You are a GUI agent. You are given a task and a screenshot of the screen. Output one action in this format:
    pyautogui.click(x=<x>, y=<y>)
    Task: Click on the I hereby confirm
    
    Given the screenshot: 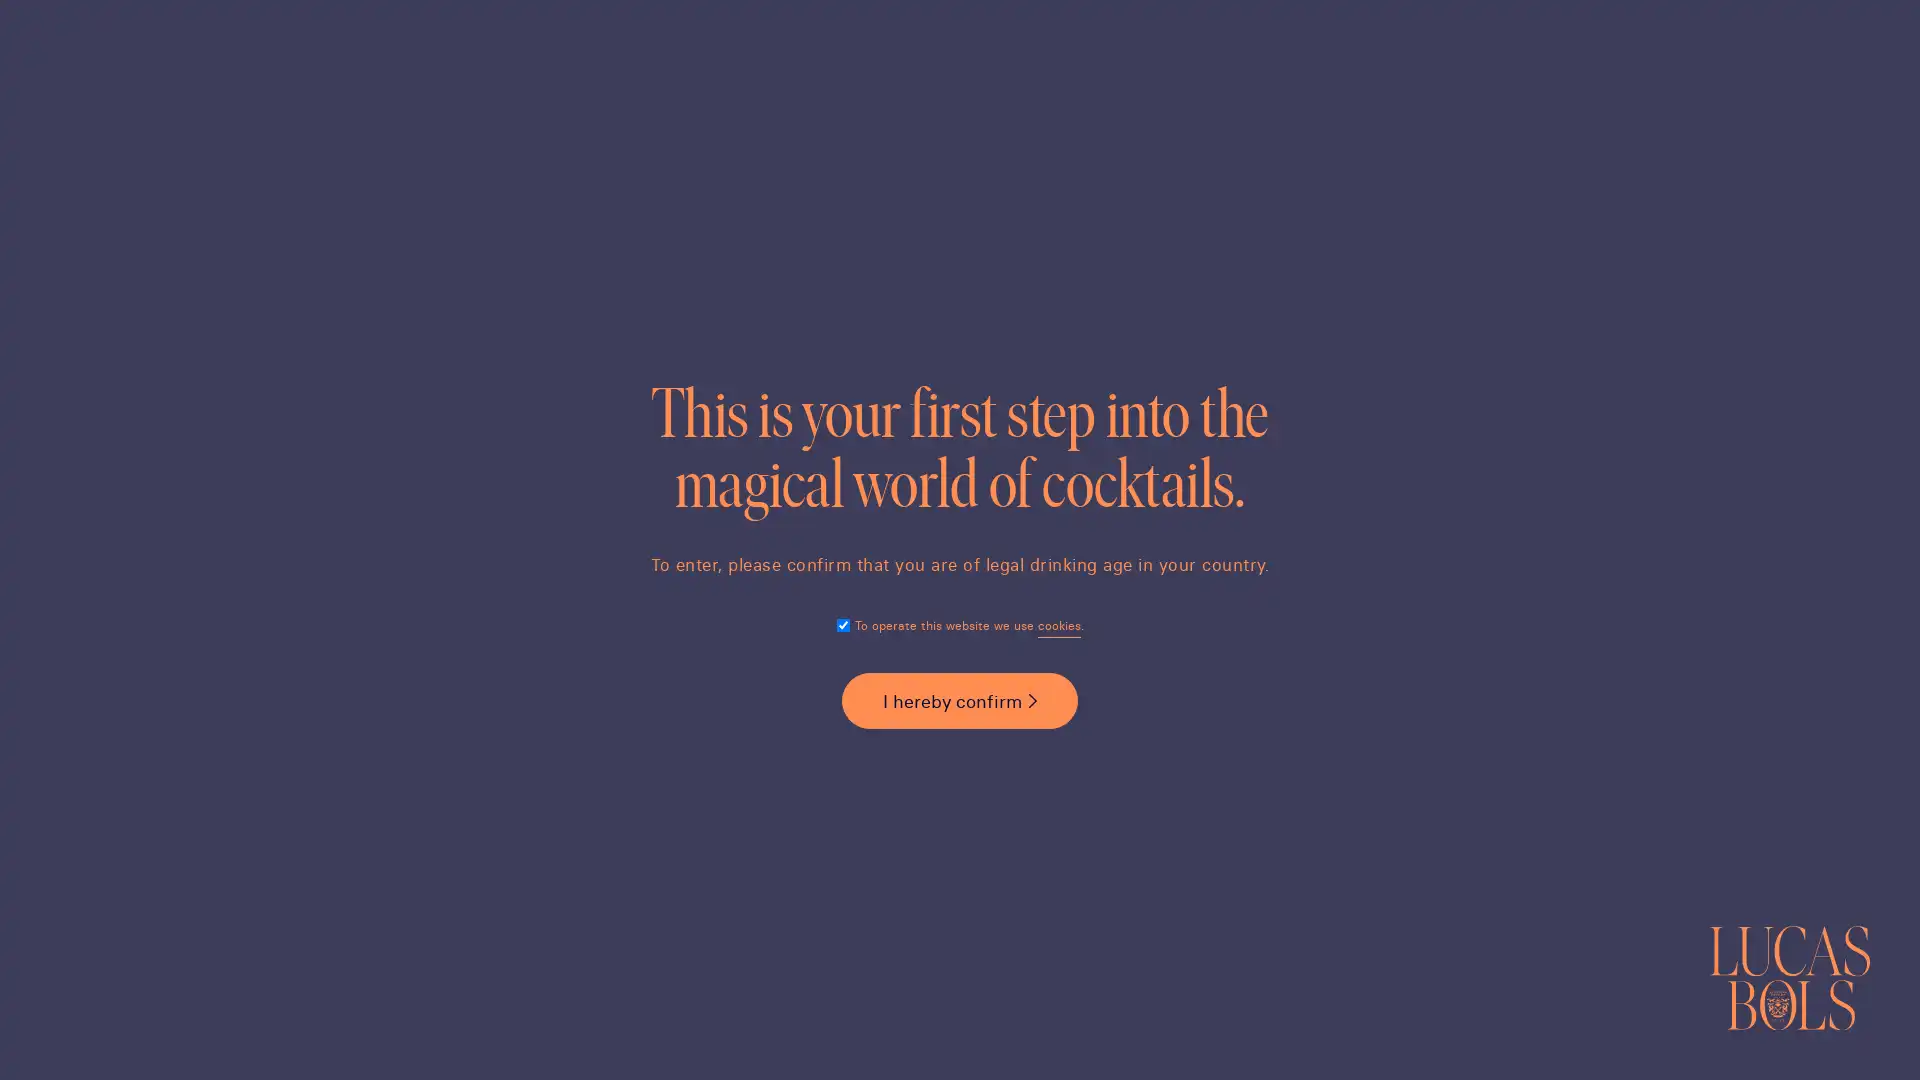 What is the action you would take?
    pyautogui.click(x=960, y=700)
    